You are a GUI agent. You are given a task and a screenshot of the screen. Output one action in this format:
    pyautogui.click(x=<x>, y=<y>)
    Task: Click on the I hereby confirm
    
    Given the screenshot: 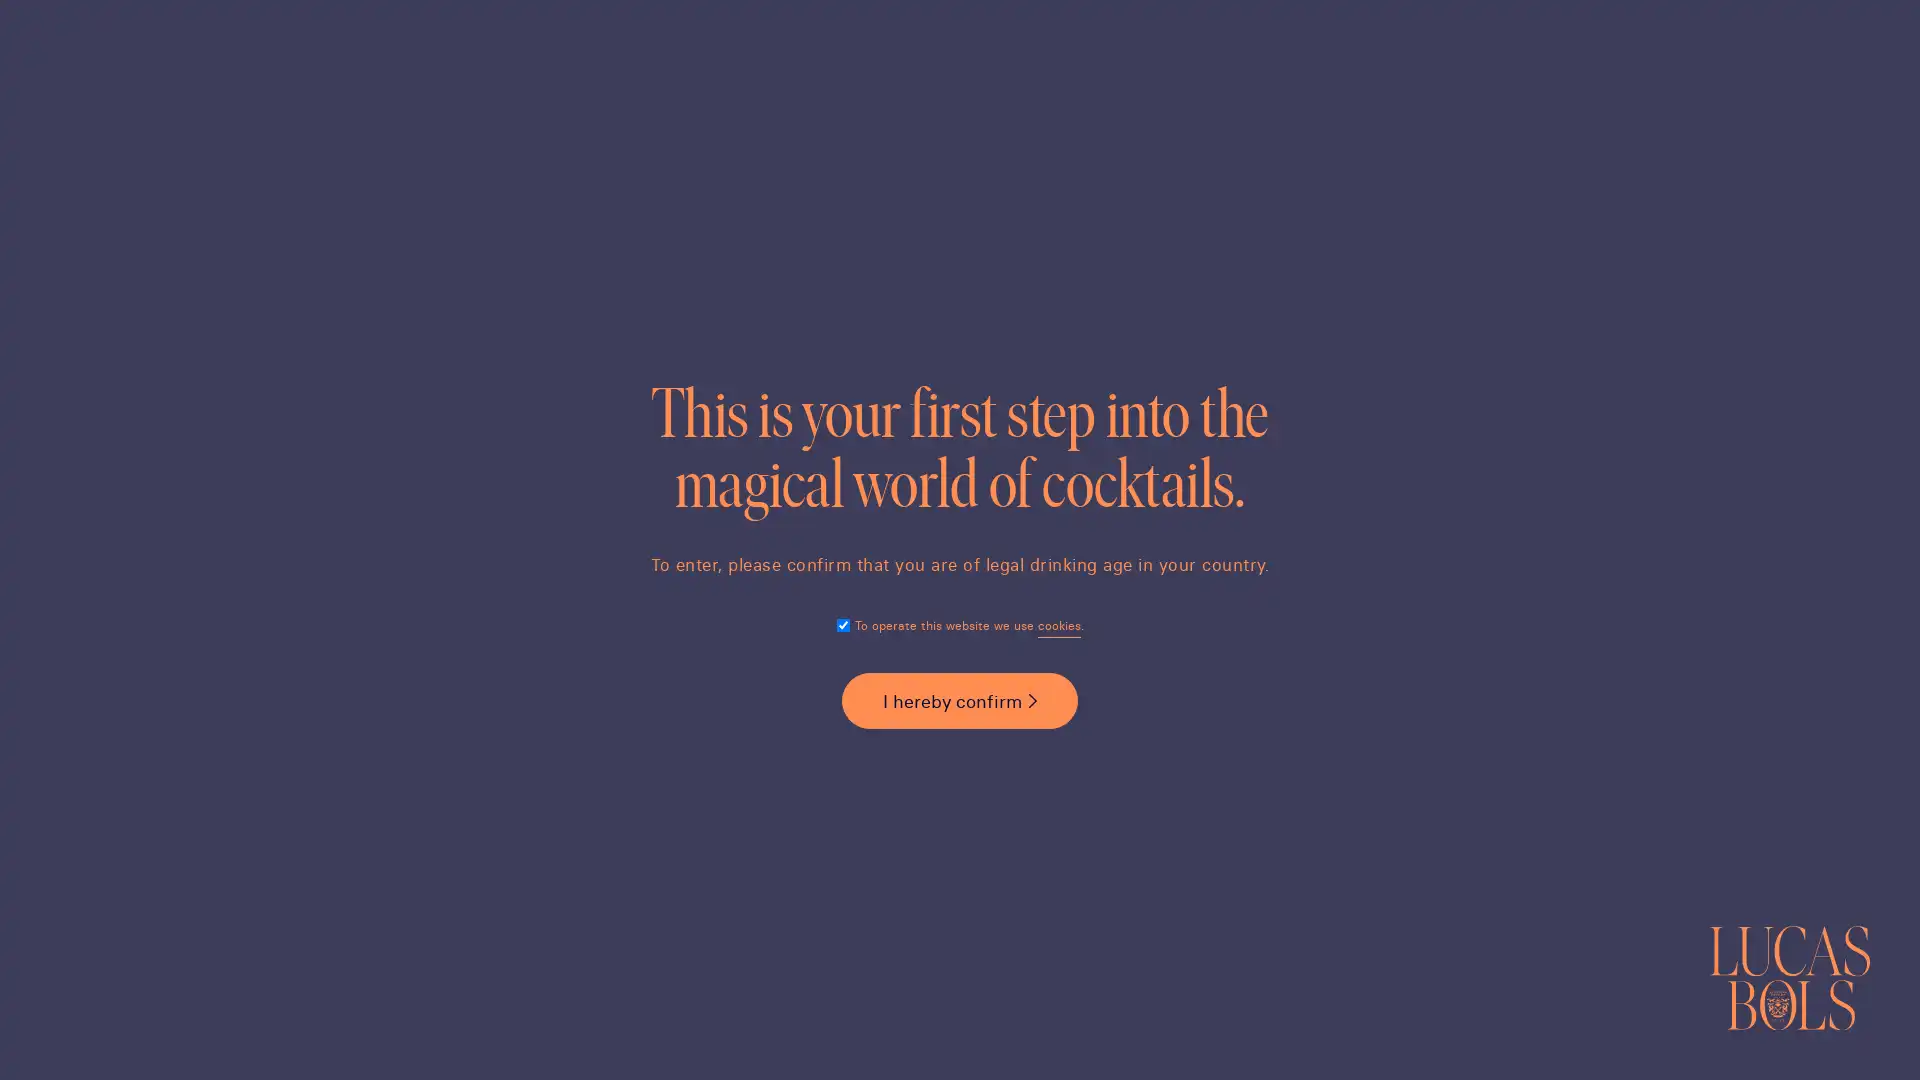 What is the action you would take?
    pyautogui.click(x=960, y=700)
    